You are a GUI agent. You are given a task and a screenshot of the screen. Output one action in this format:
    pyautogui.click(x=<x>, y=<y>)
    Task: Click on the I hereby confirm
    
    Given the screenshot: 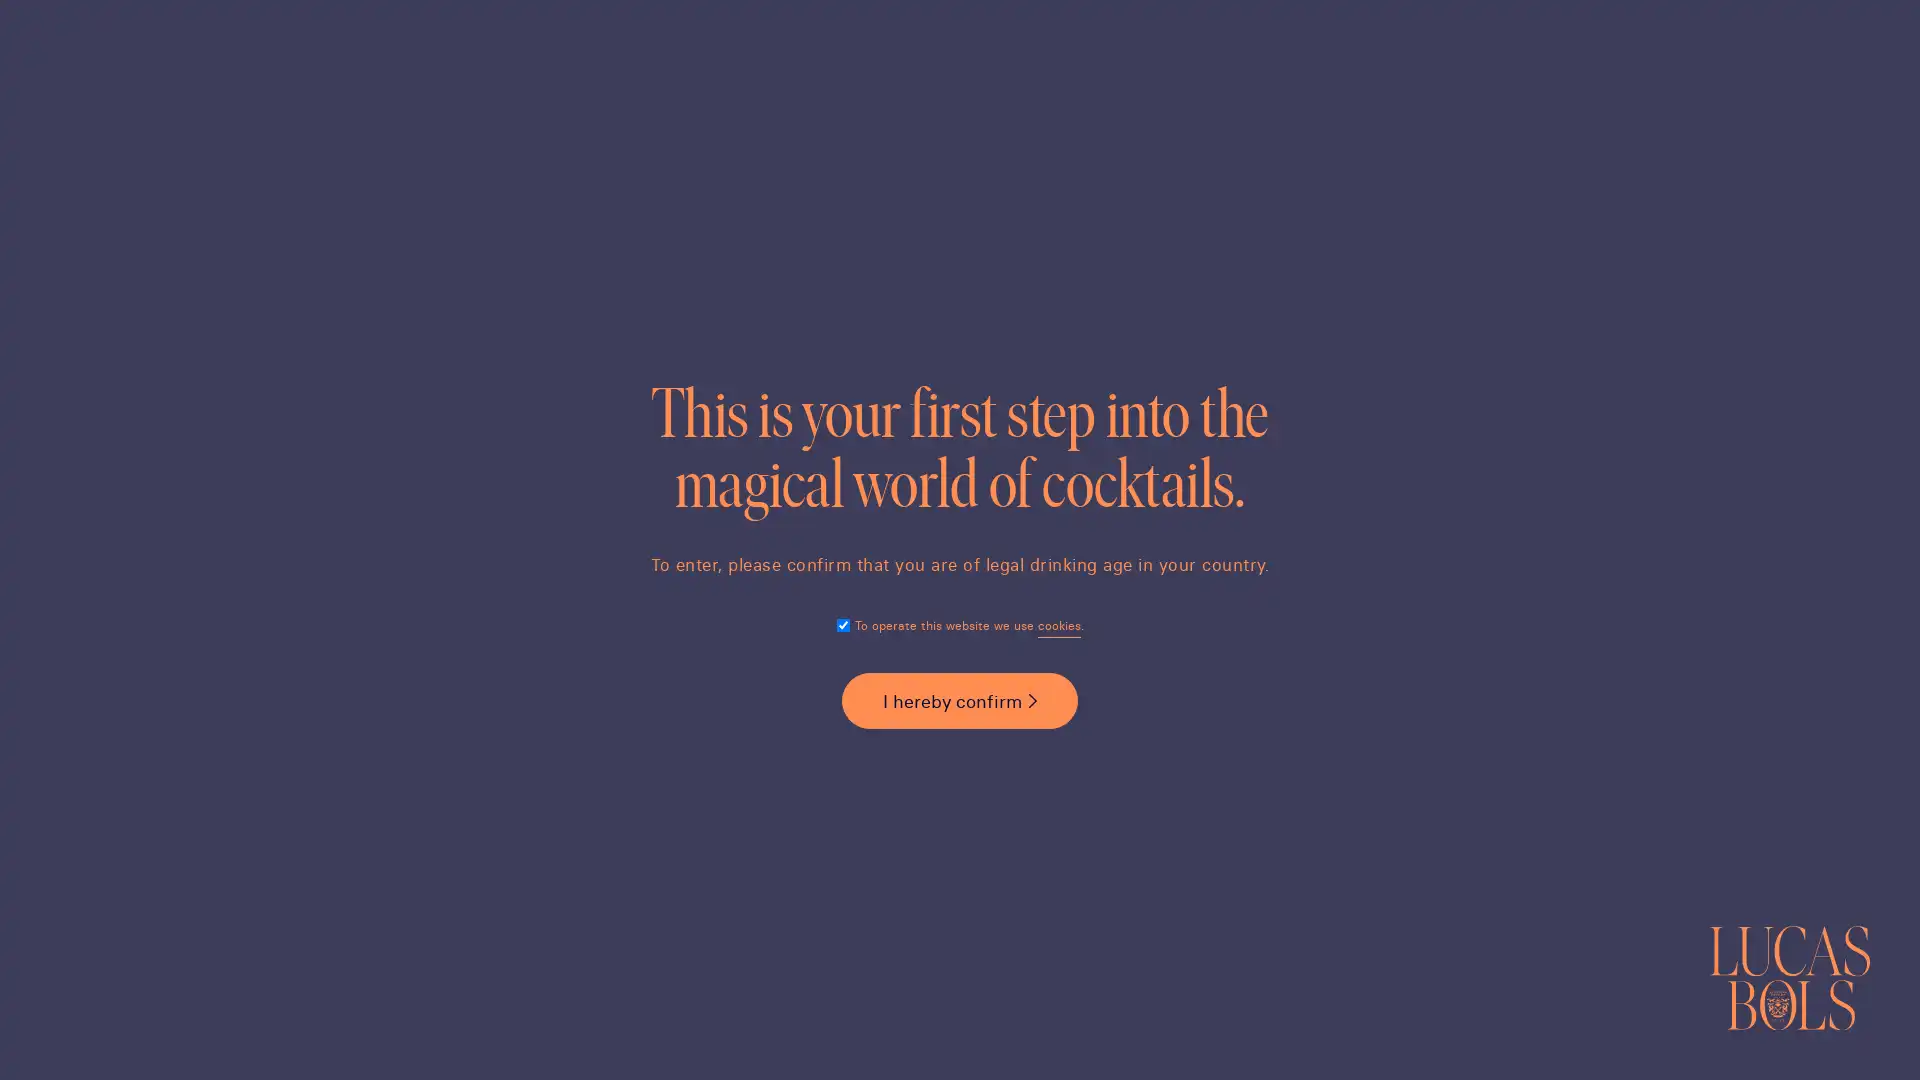 What is the action you would take?
    pyautogui.click(x=960, y=700)
    